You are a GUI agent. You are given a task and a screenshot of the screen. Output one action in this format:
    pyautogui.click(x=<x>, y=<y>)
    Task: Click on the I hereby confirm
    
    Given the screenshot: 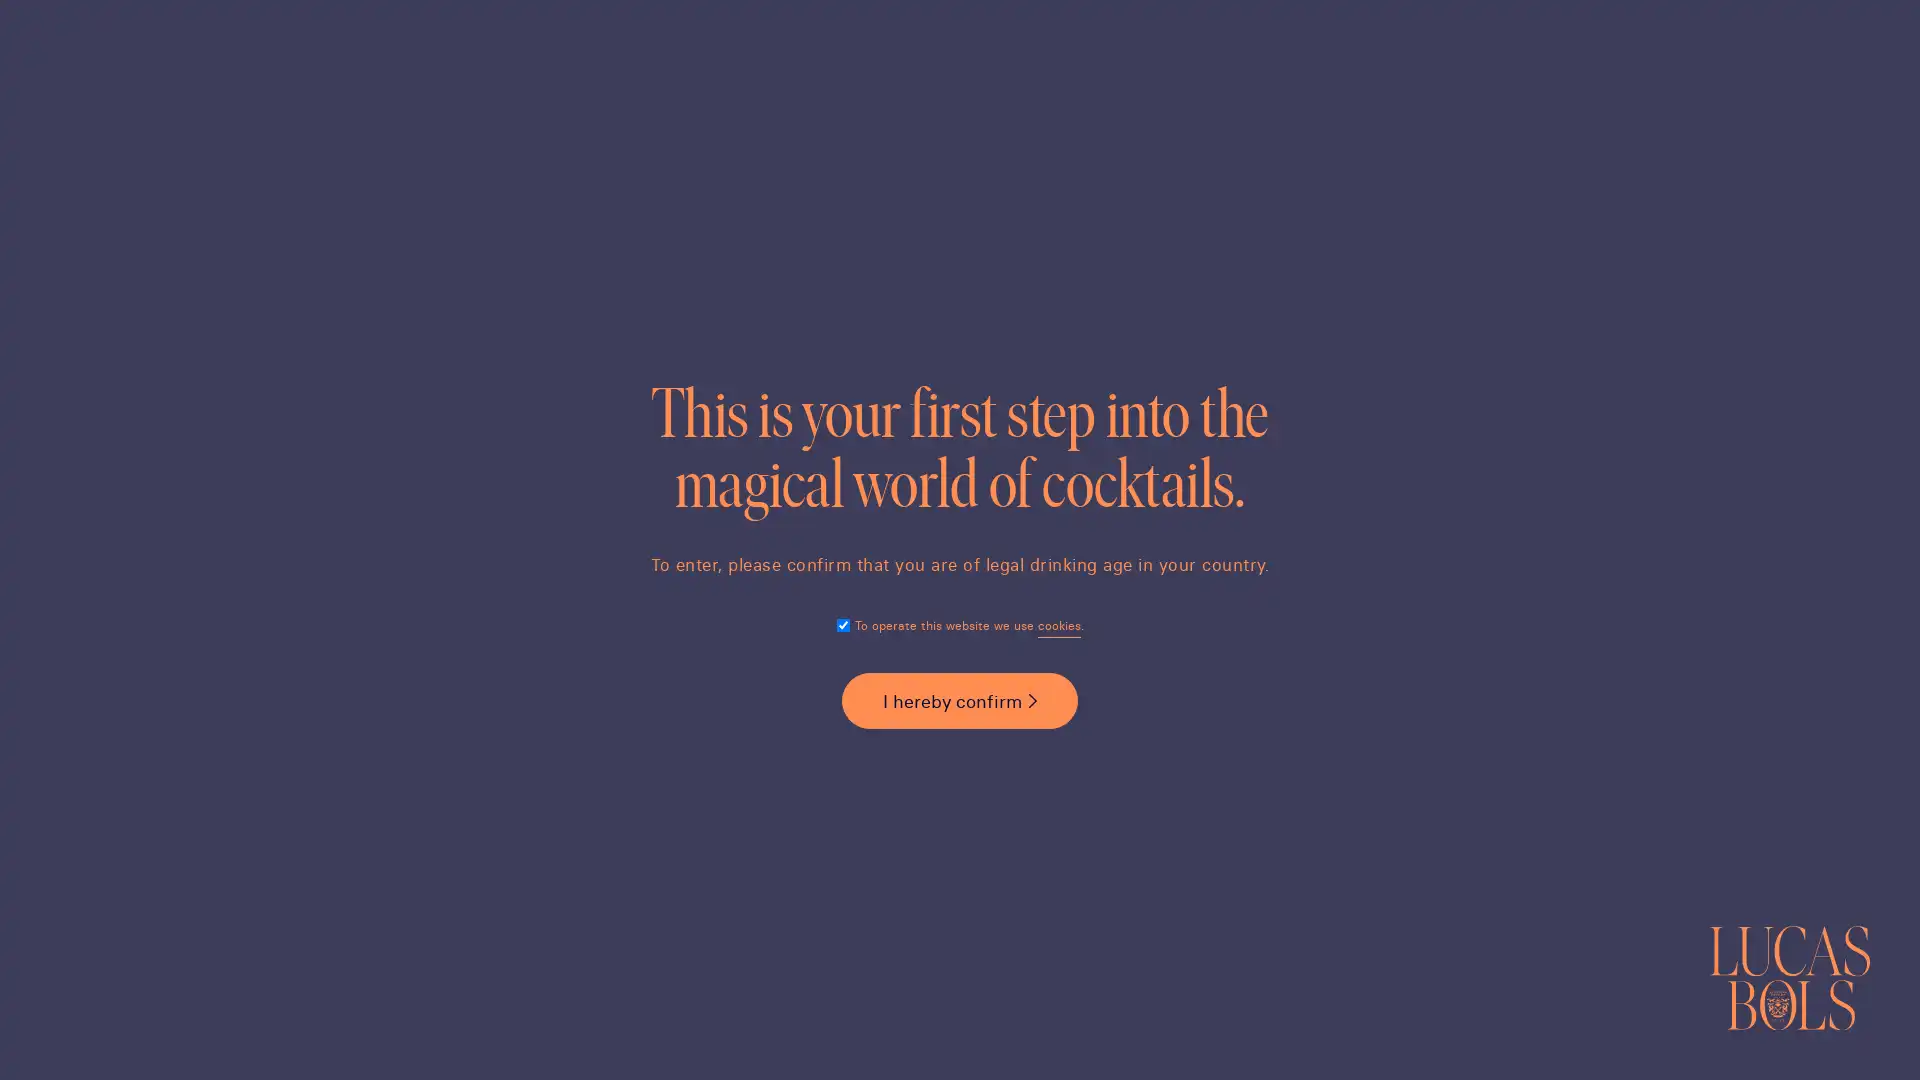 What is the action you would take?
    pyautogui.click(x=960, y=700)
    